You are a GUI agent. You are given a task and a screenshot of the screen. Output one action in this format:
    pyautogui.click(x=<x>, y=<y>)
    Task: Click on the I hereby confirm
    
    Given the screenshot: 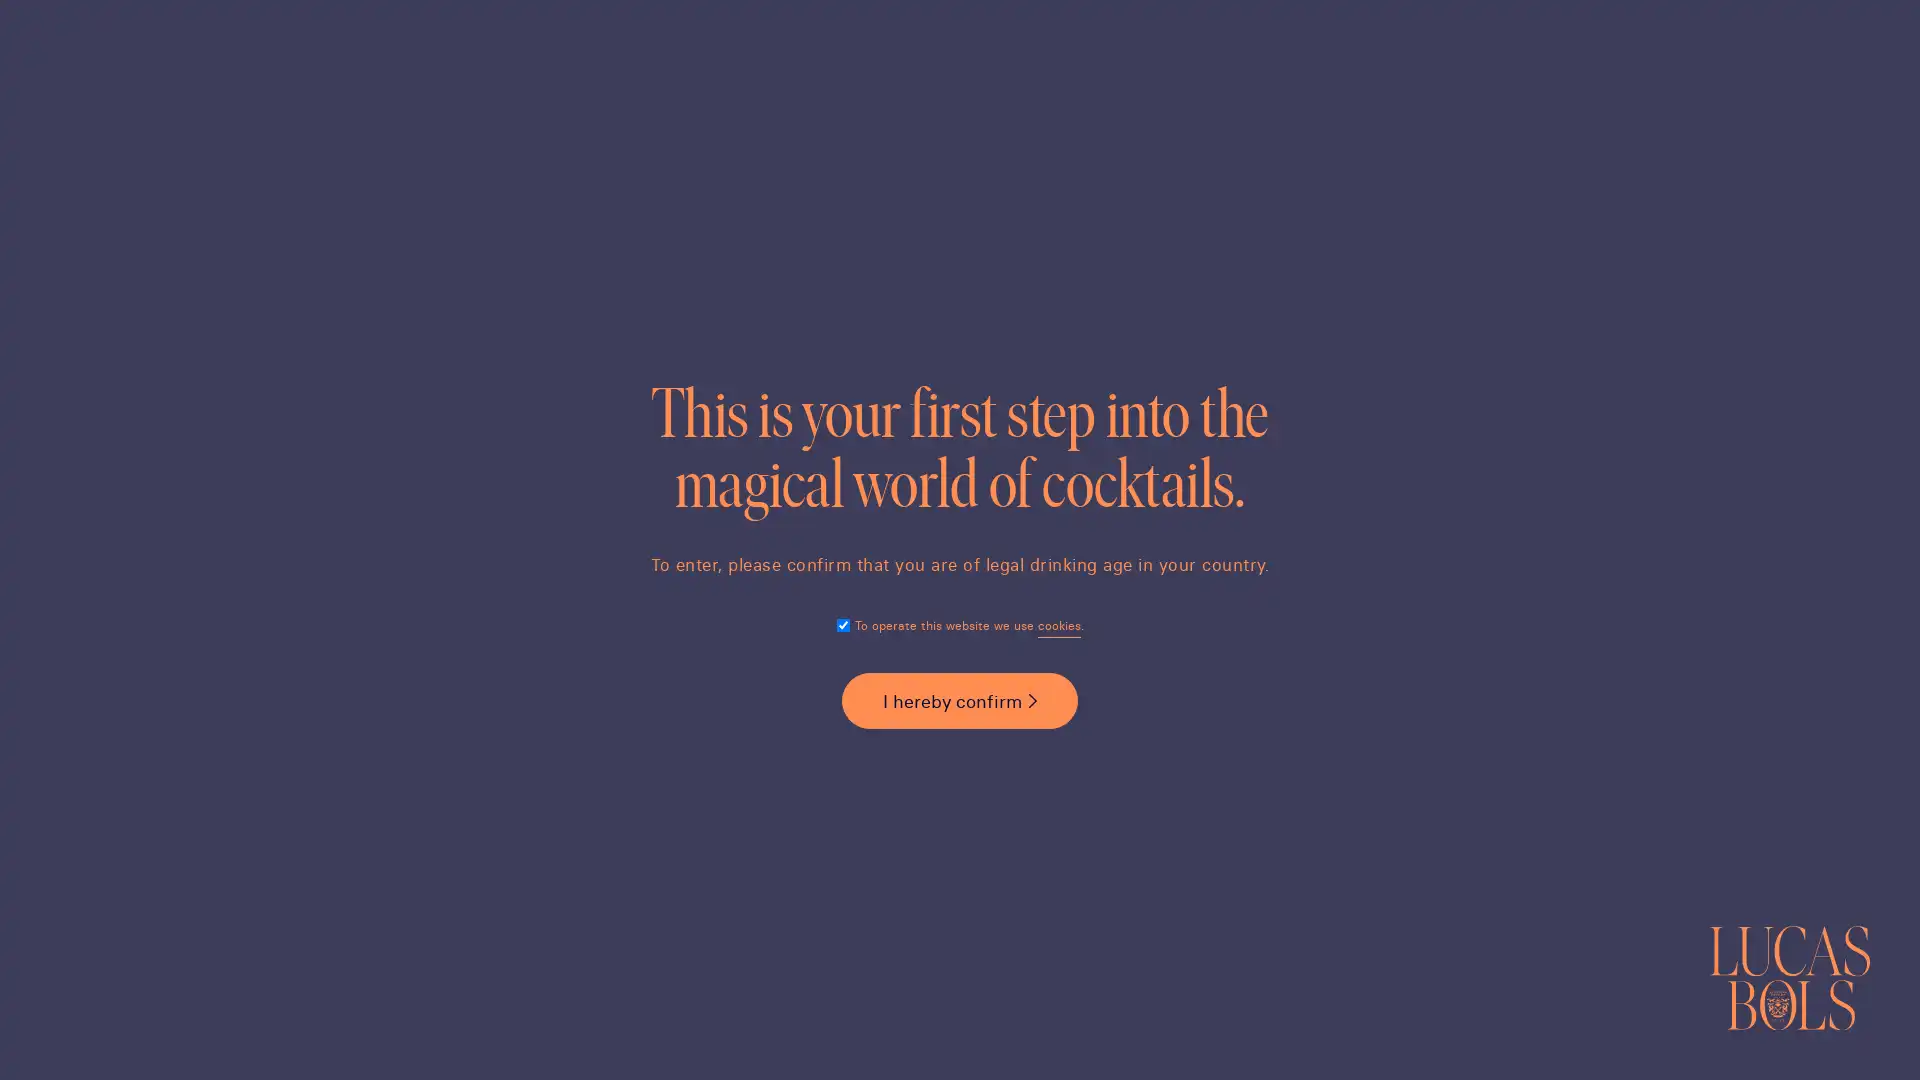 What is the action you would take?
    pyautogui.click(x=960, y=700)
    